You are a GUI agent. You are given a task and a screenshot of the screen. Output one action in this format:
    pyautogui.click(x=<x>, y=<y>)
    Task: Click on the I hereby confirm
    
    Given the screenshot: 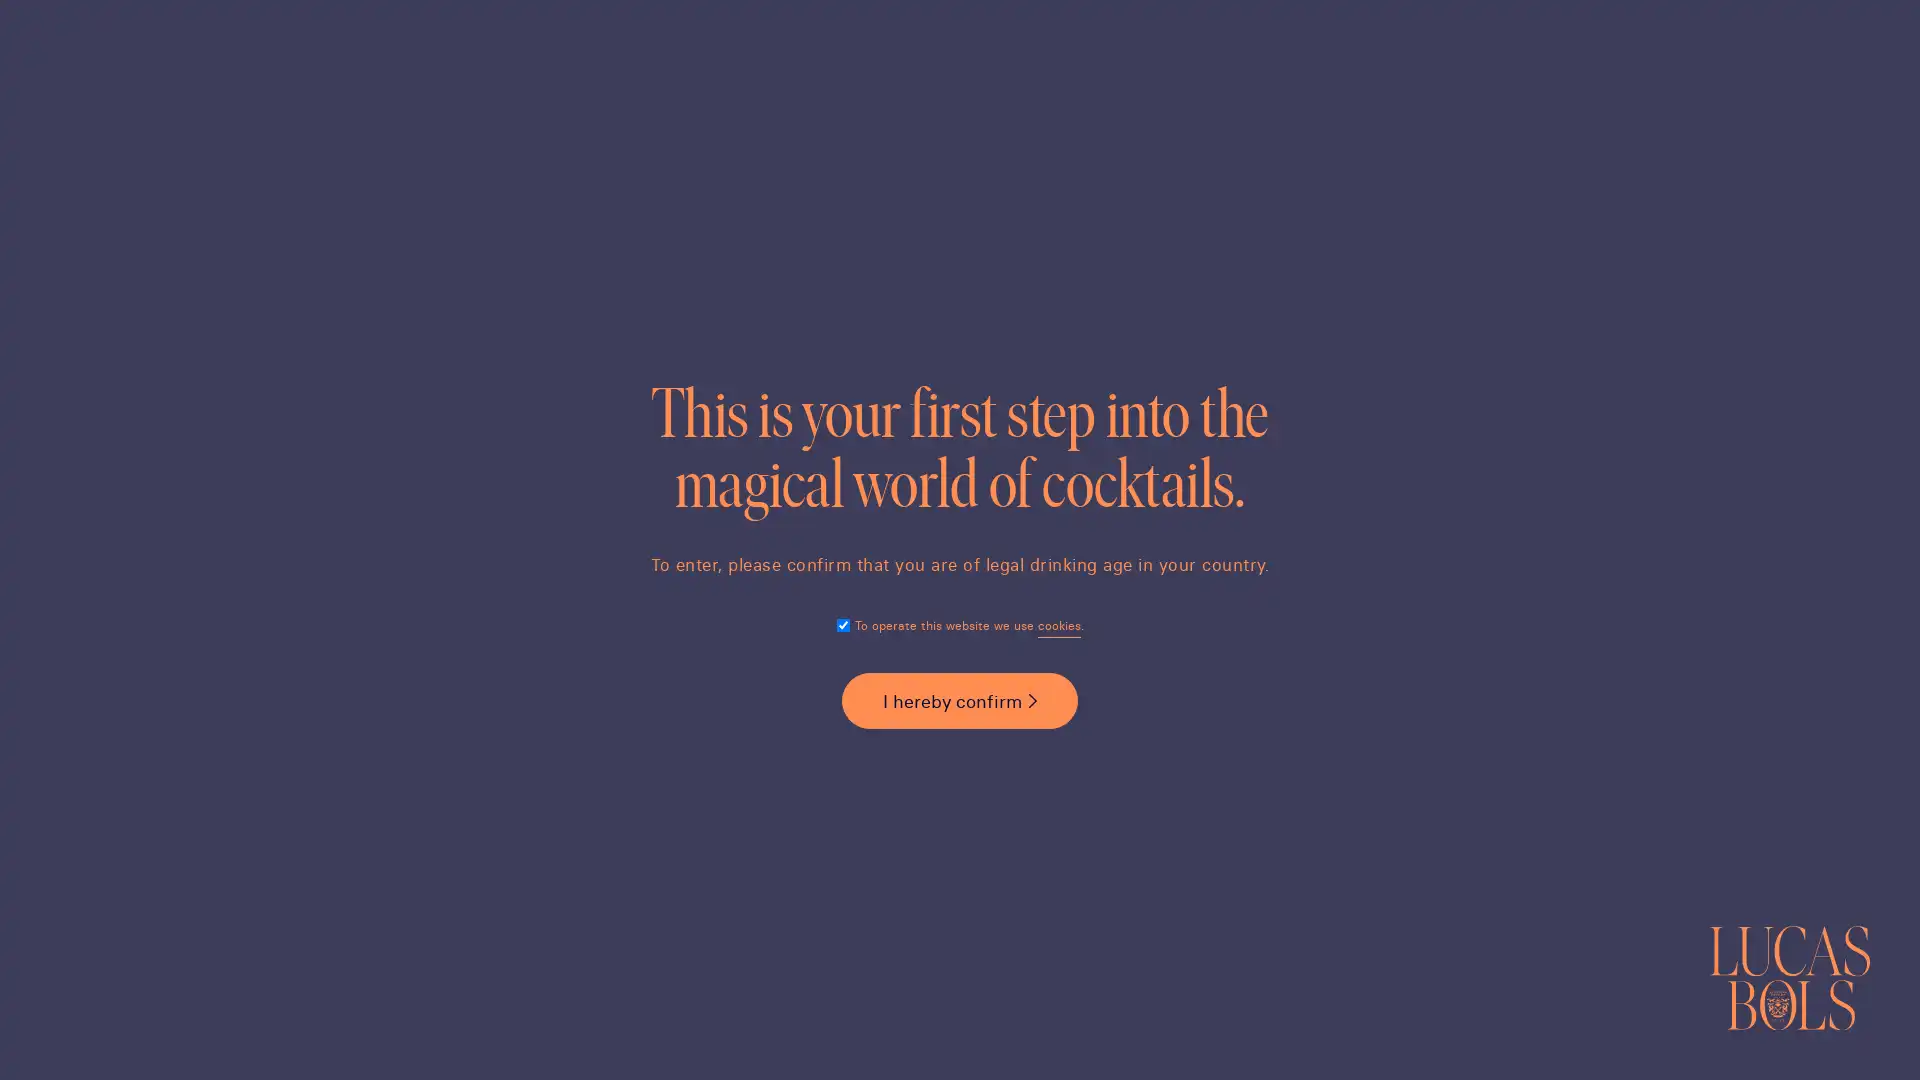 What is the action you would take?
    pyautogui.click(x=960, y=700)
    